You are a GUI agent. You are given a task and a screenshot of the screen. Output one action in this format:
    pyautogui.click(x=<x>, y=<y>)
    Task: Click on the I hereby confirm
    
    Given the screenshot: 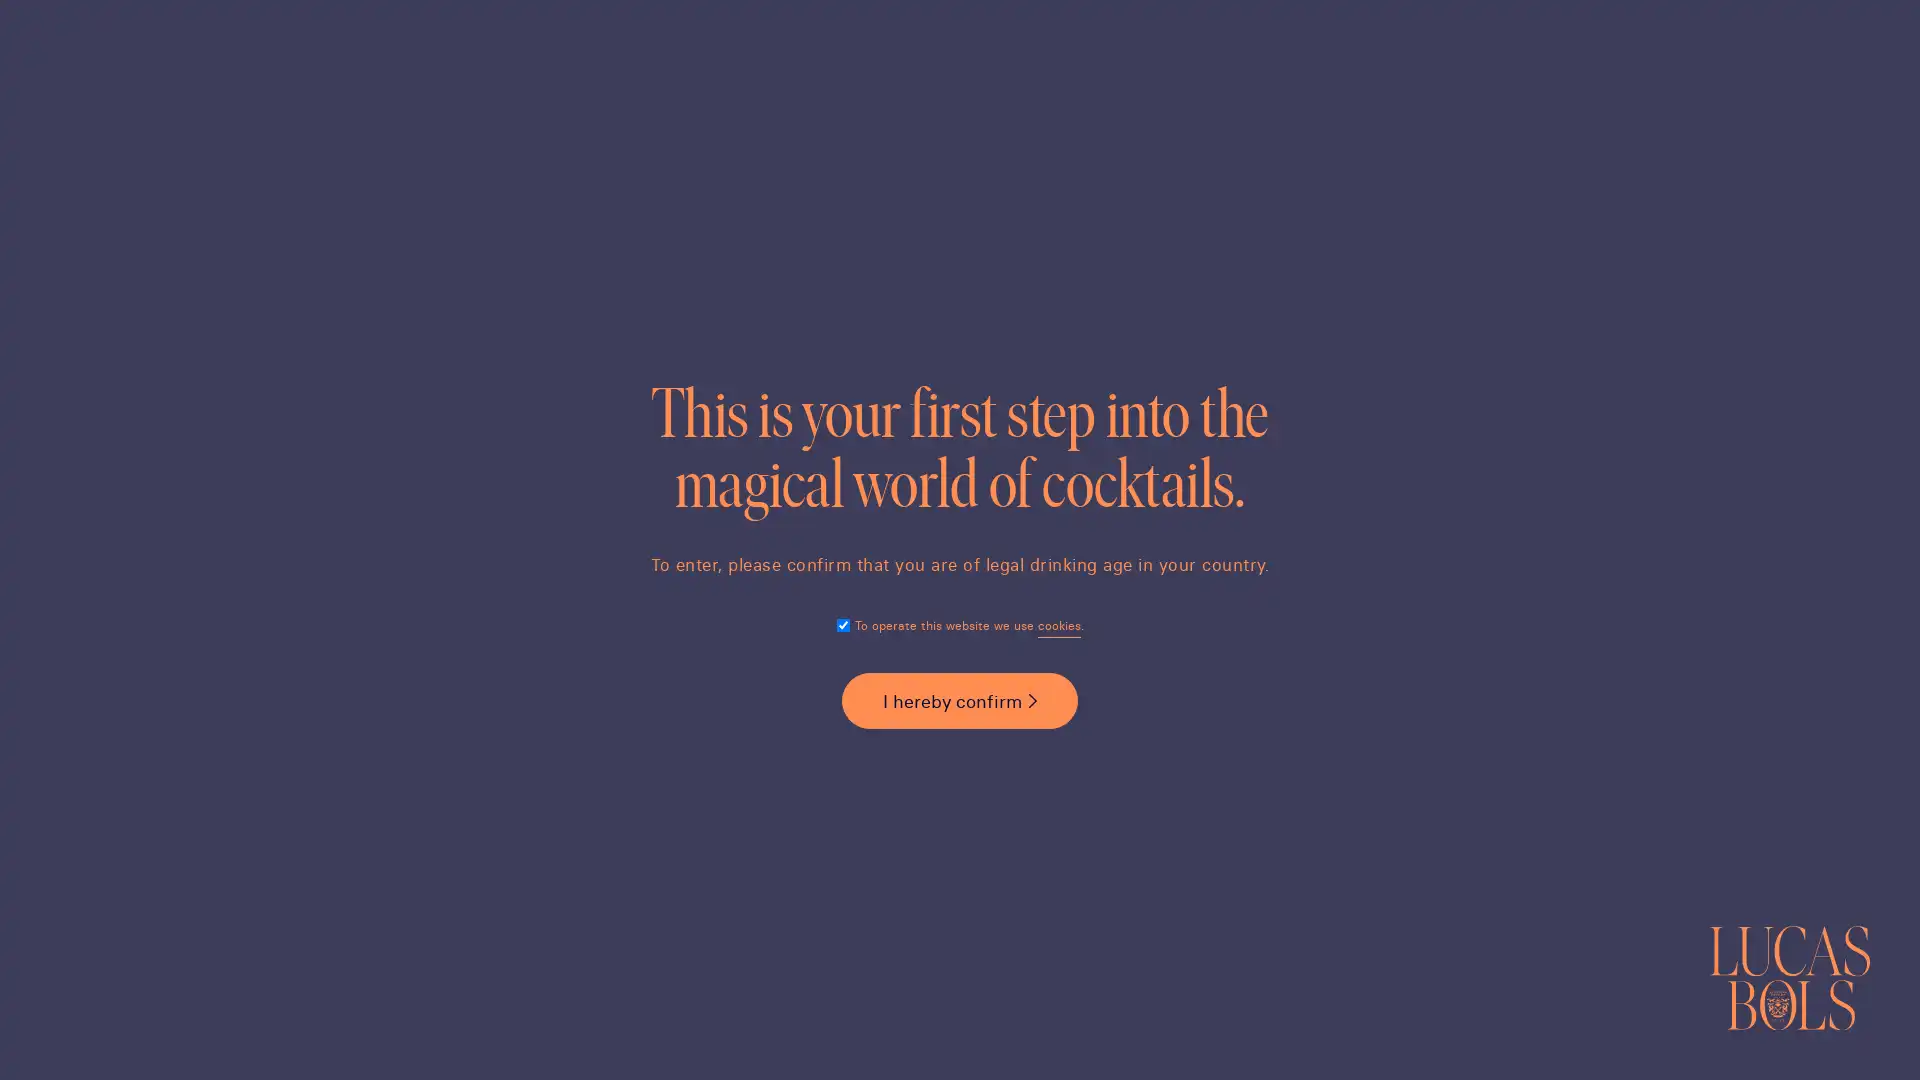 What is the action you would take?
    pyautogui.click(x=960, y=700)
    